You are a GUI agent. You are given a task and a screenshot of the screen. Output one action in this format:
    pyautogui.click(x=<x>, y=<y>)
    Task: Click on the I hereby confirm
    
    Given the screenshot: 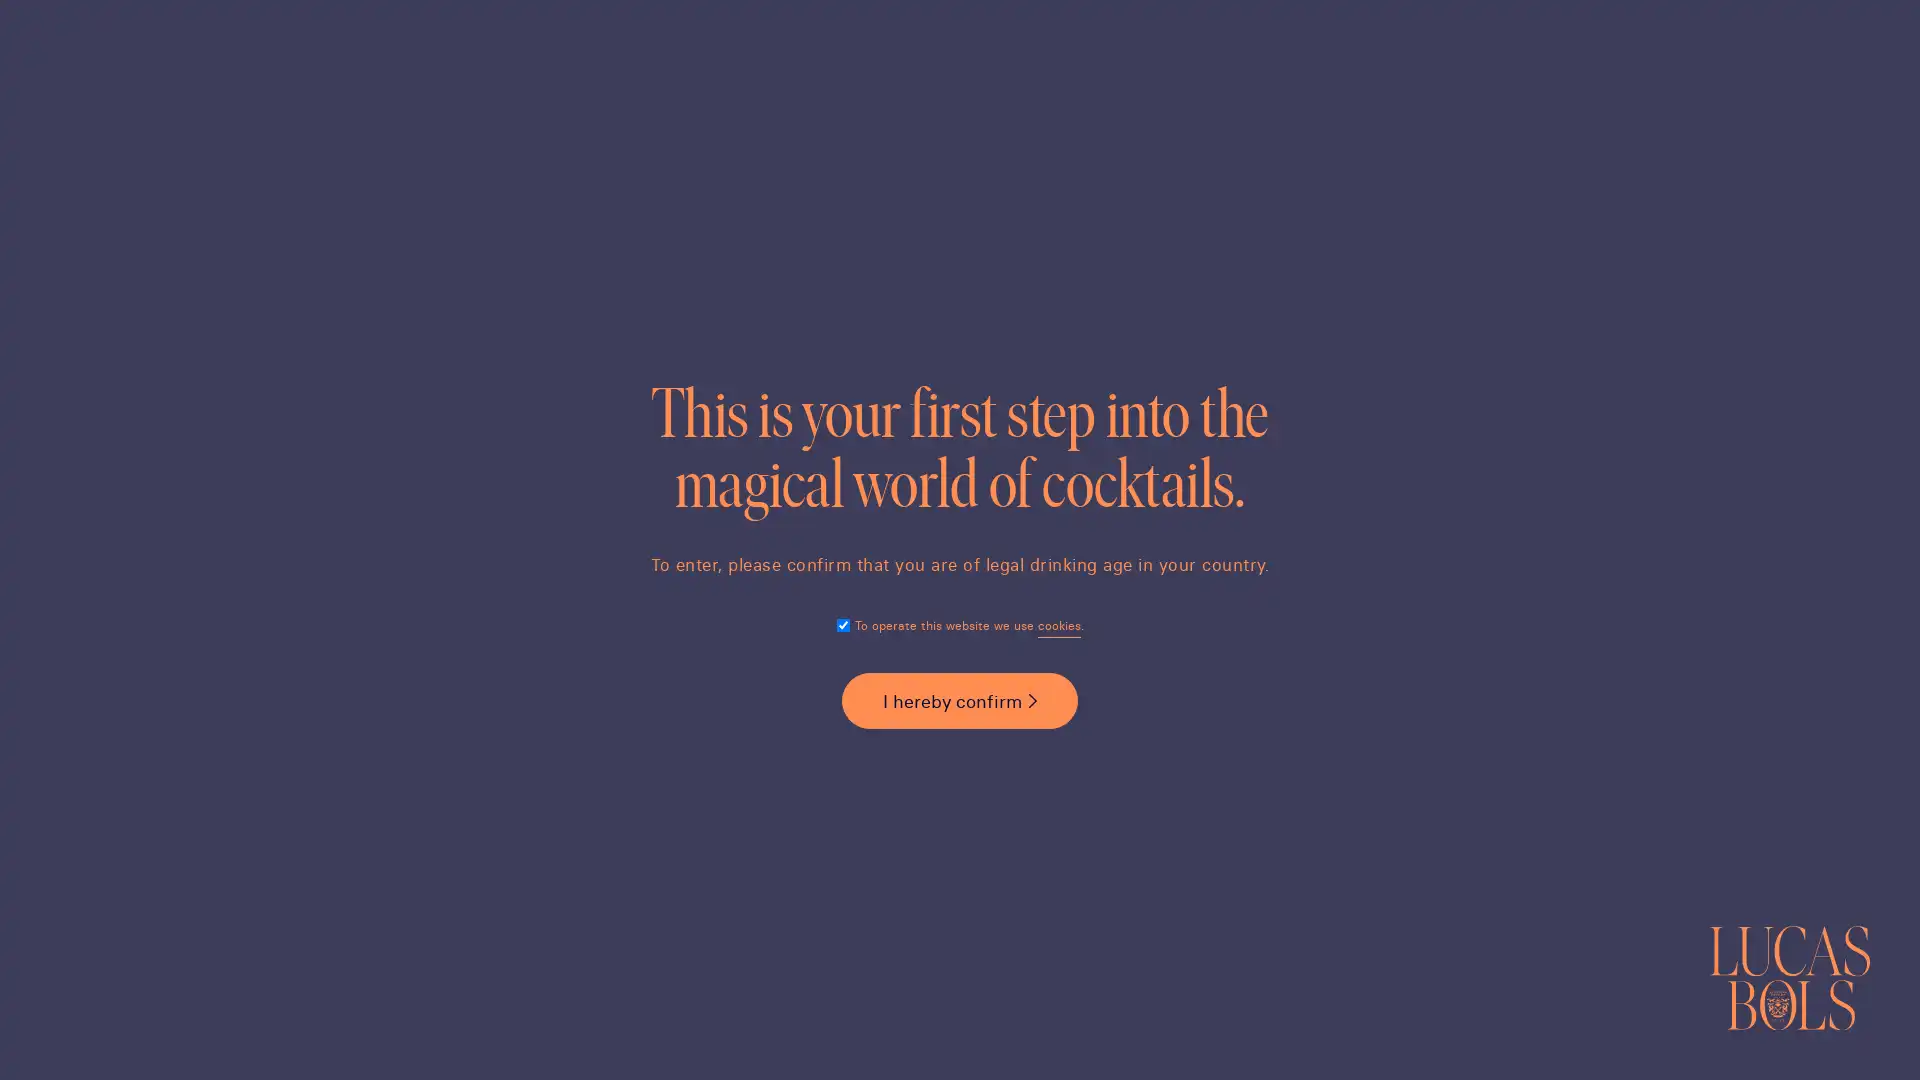 What is the action you would take?
    pyautogui.click(x=960, y=700)
    